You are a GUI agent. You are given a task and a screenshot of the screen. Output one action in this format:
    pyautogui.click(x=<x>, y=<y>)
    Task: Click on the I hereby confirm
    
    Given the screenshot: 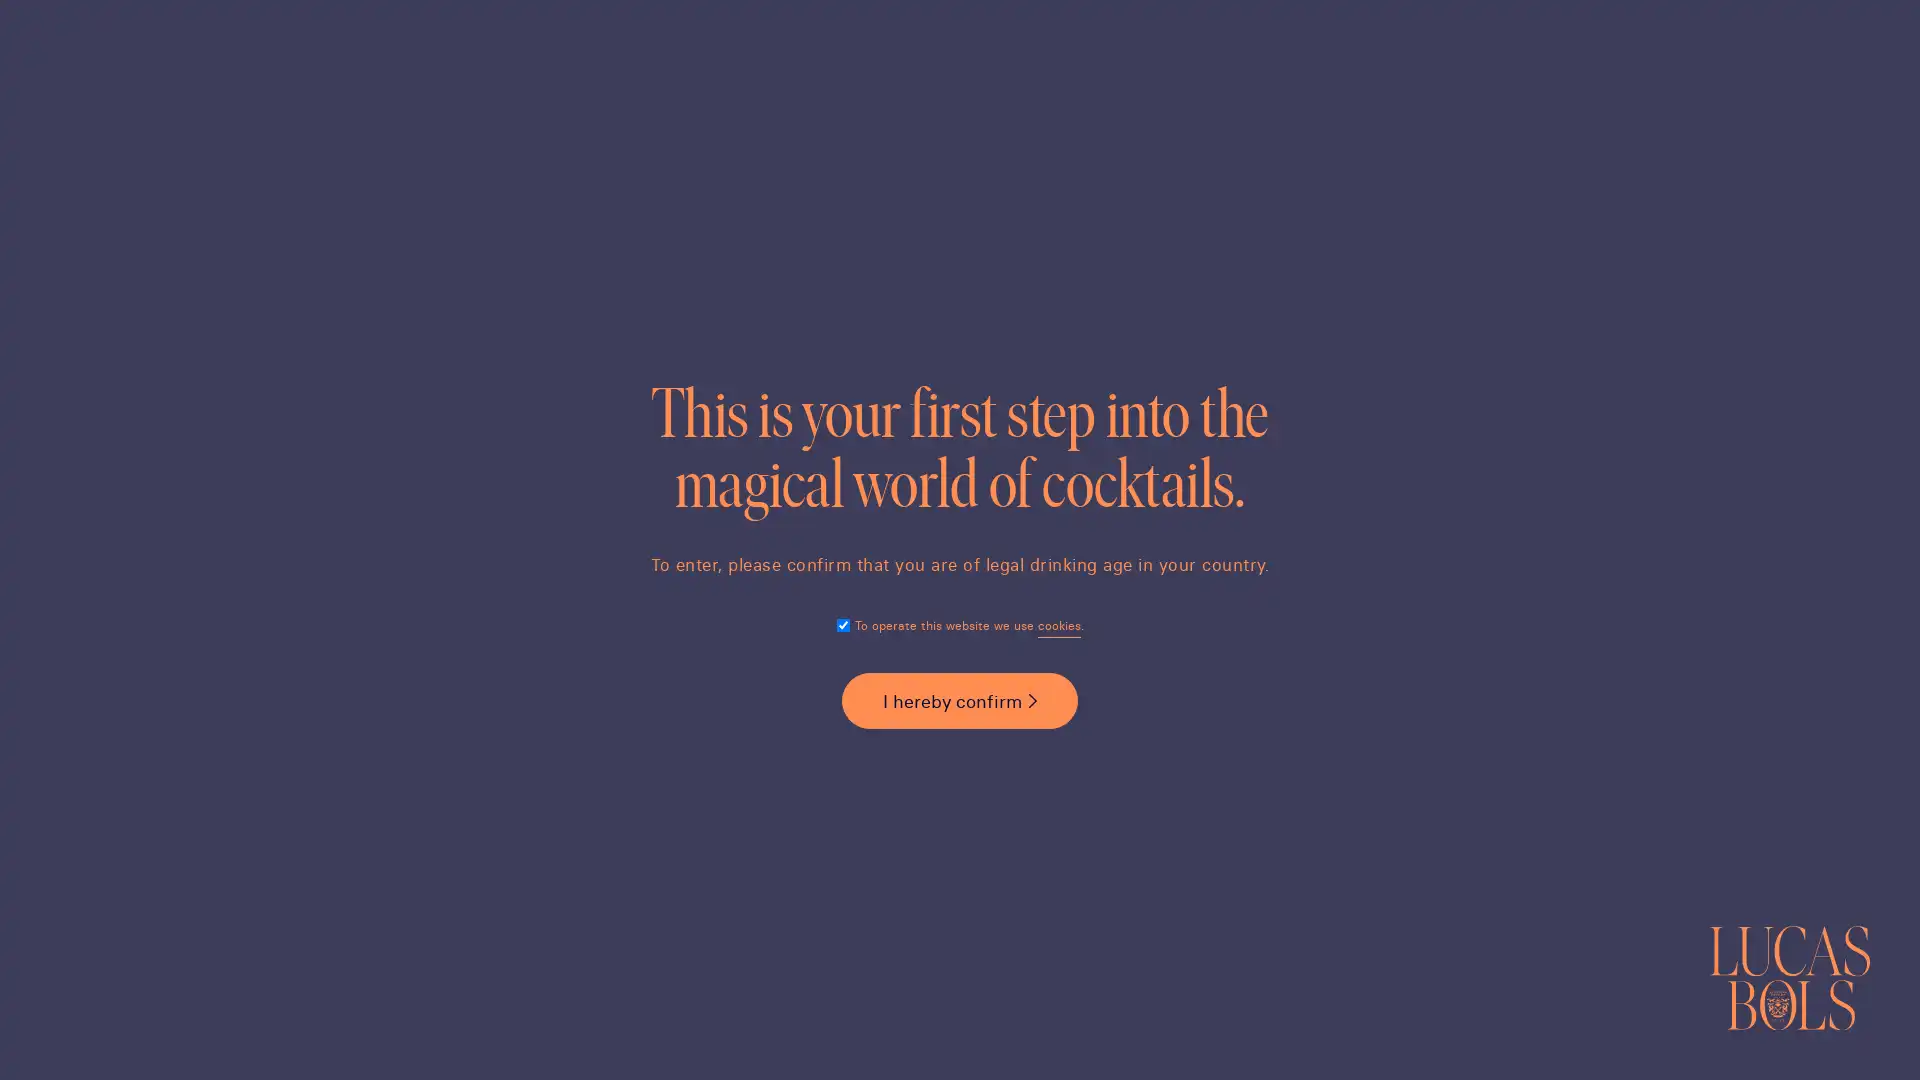 What is the action you would take?
    pyautogui.click(x=960, y=700)
    